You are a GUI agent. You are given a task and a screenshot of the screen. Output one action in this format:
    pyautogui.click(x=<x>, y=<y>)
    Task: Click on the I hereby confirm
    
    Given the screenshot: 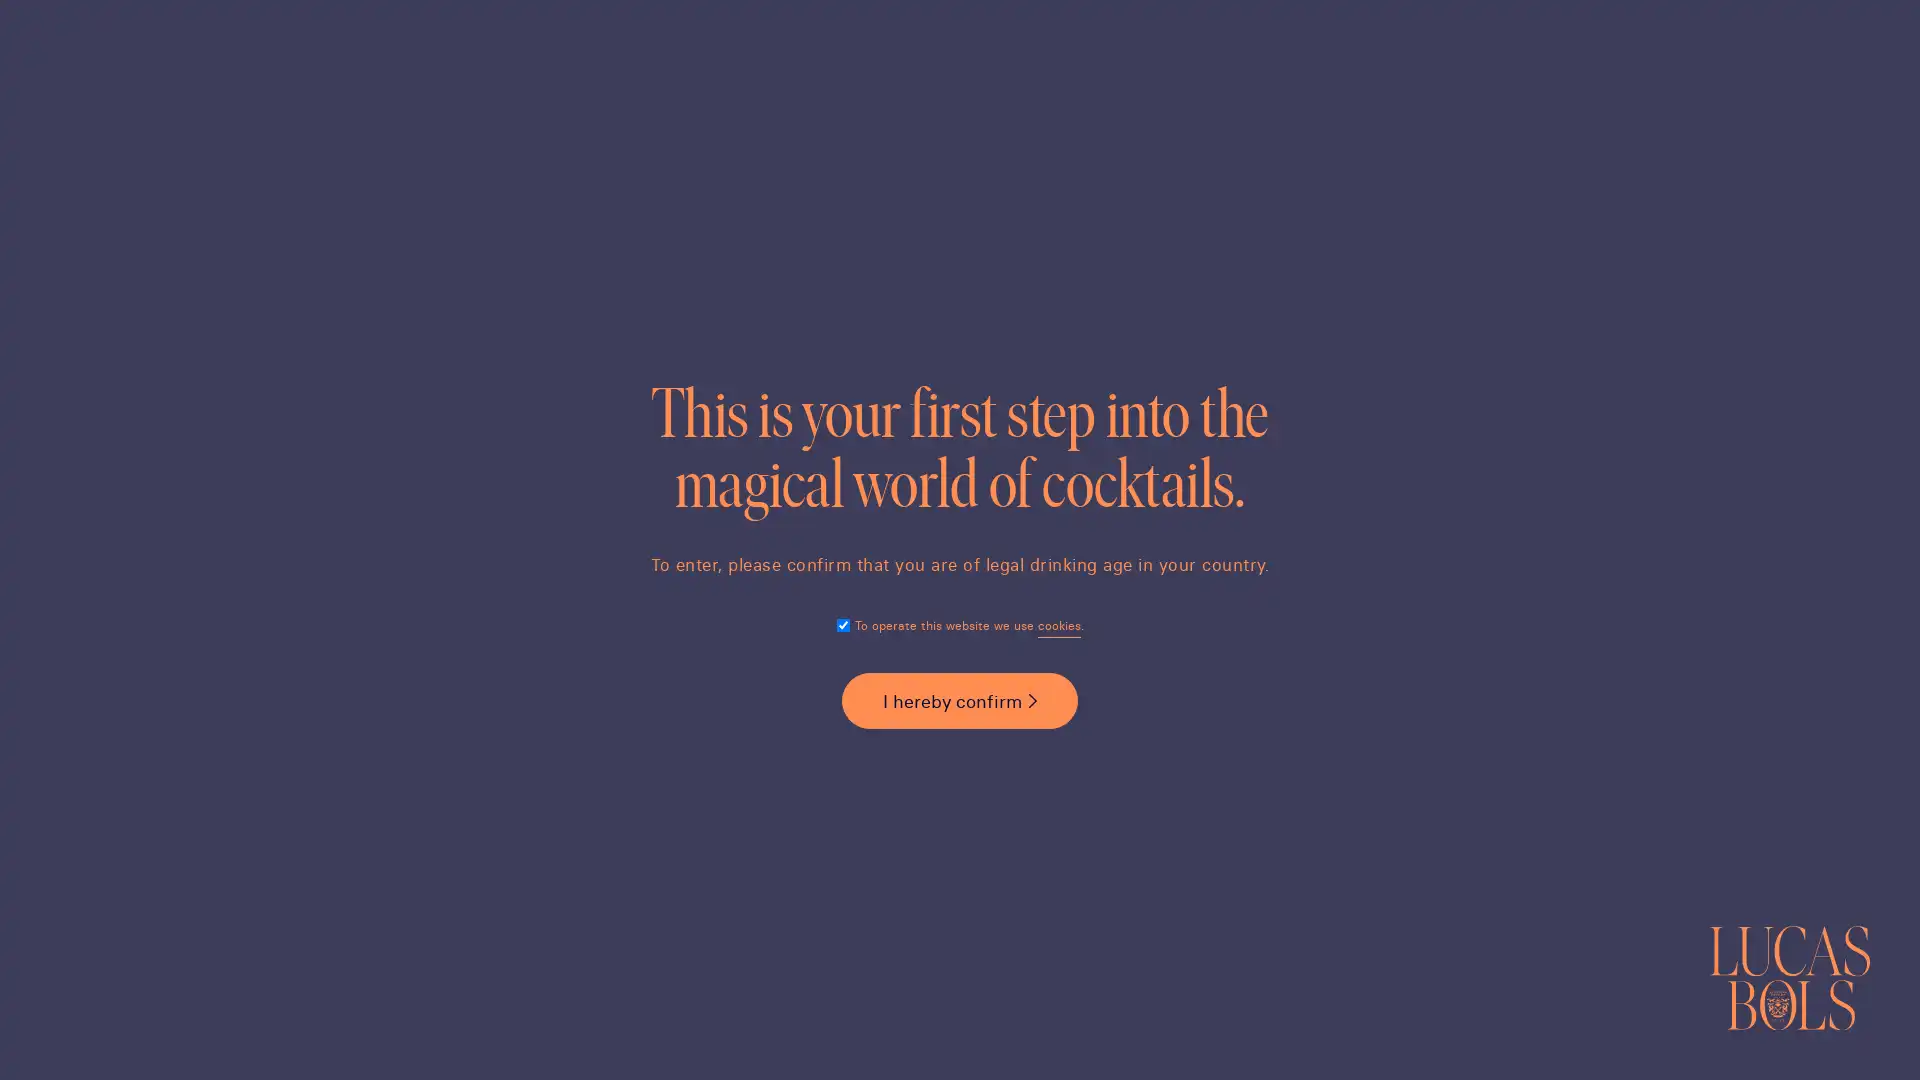 What is the action you would take?
    pyautogui.click(x=960, y=700)
    